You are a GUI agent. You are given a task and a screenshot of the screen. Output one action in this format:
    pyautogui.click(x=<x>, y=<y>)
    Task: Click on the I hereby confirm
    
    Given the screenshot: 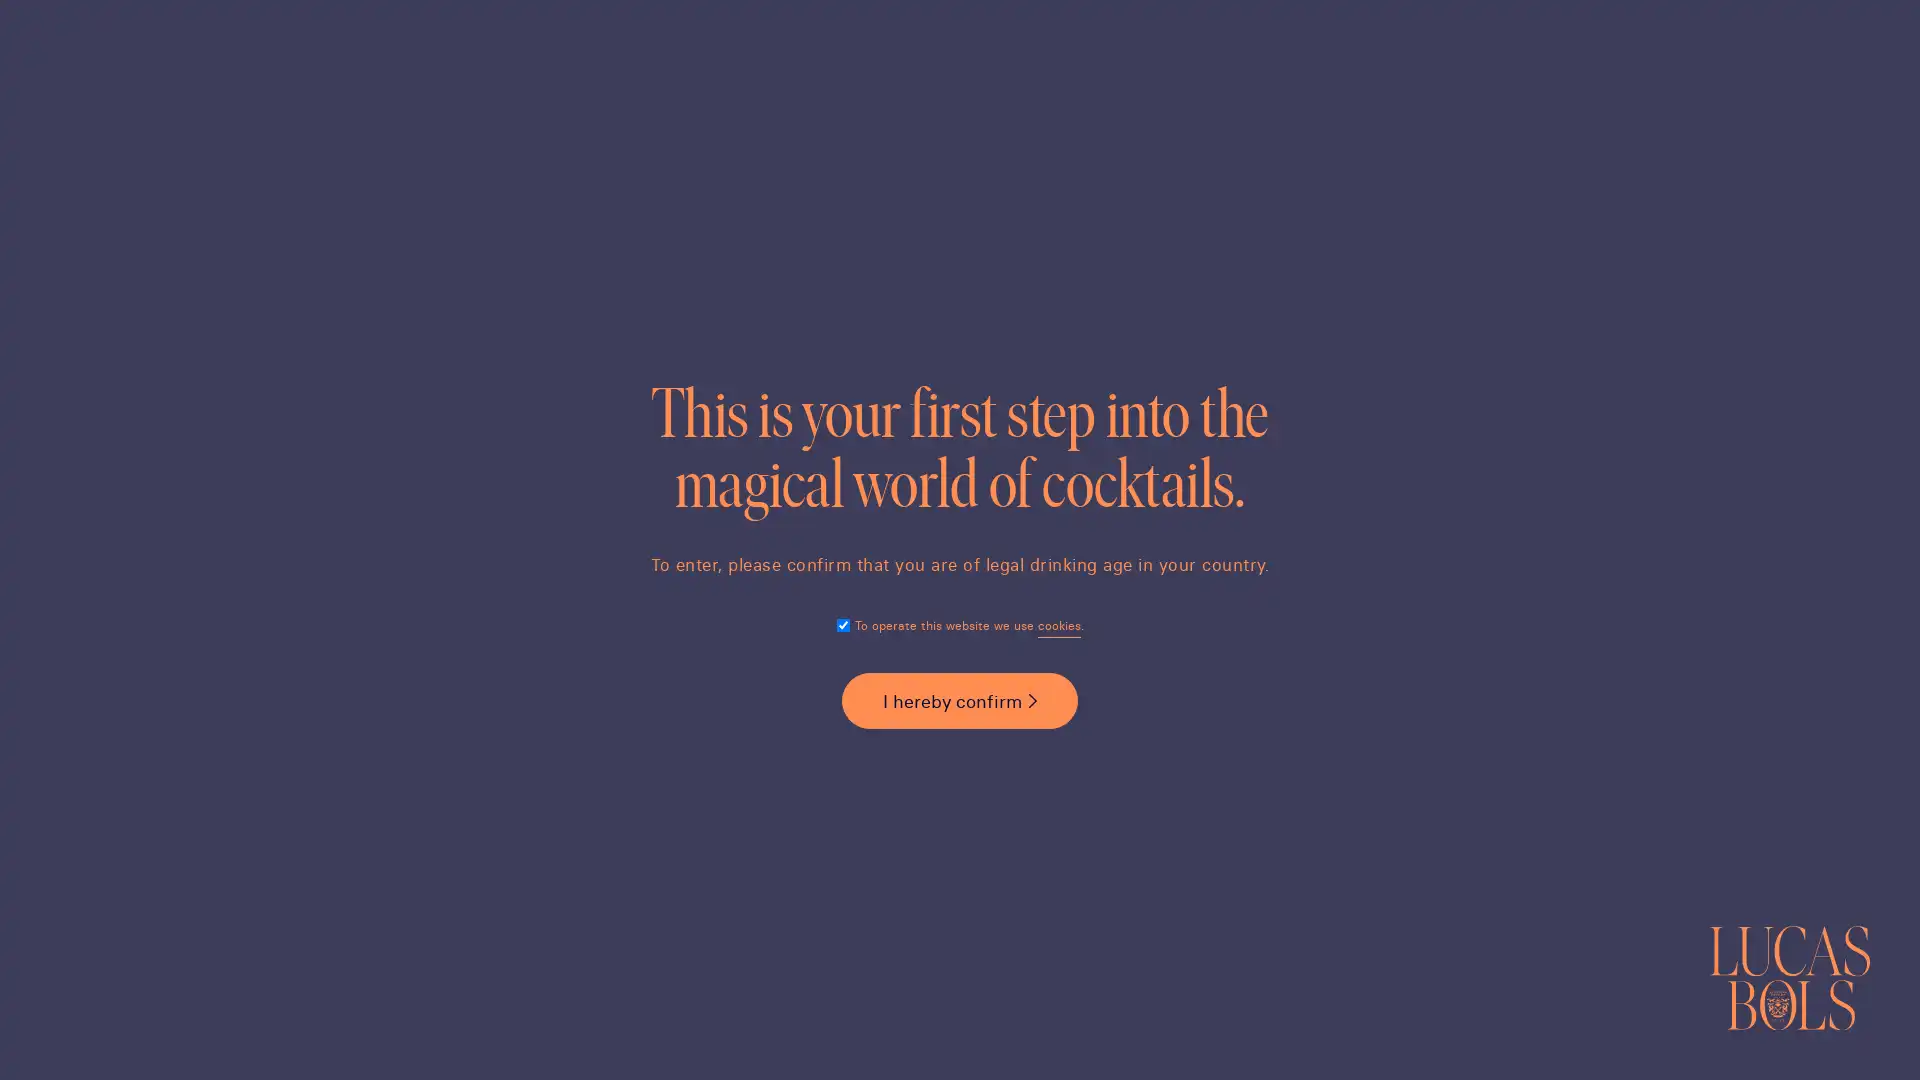 What is the action you would take?
    pyautogui.click(x=960, y=700)
    